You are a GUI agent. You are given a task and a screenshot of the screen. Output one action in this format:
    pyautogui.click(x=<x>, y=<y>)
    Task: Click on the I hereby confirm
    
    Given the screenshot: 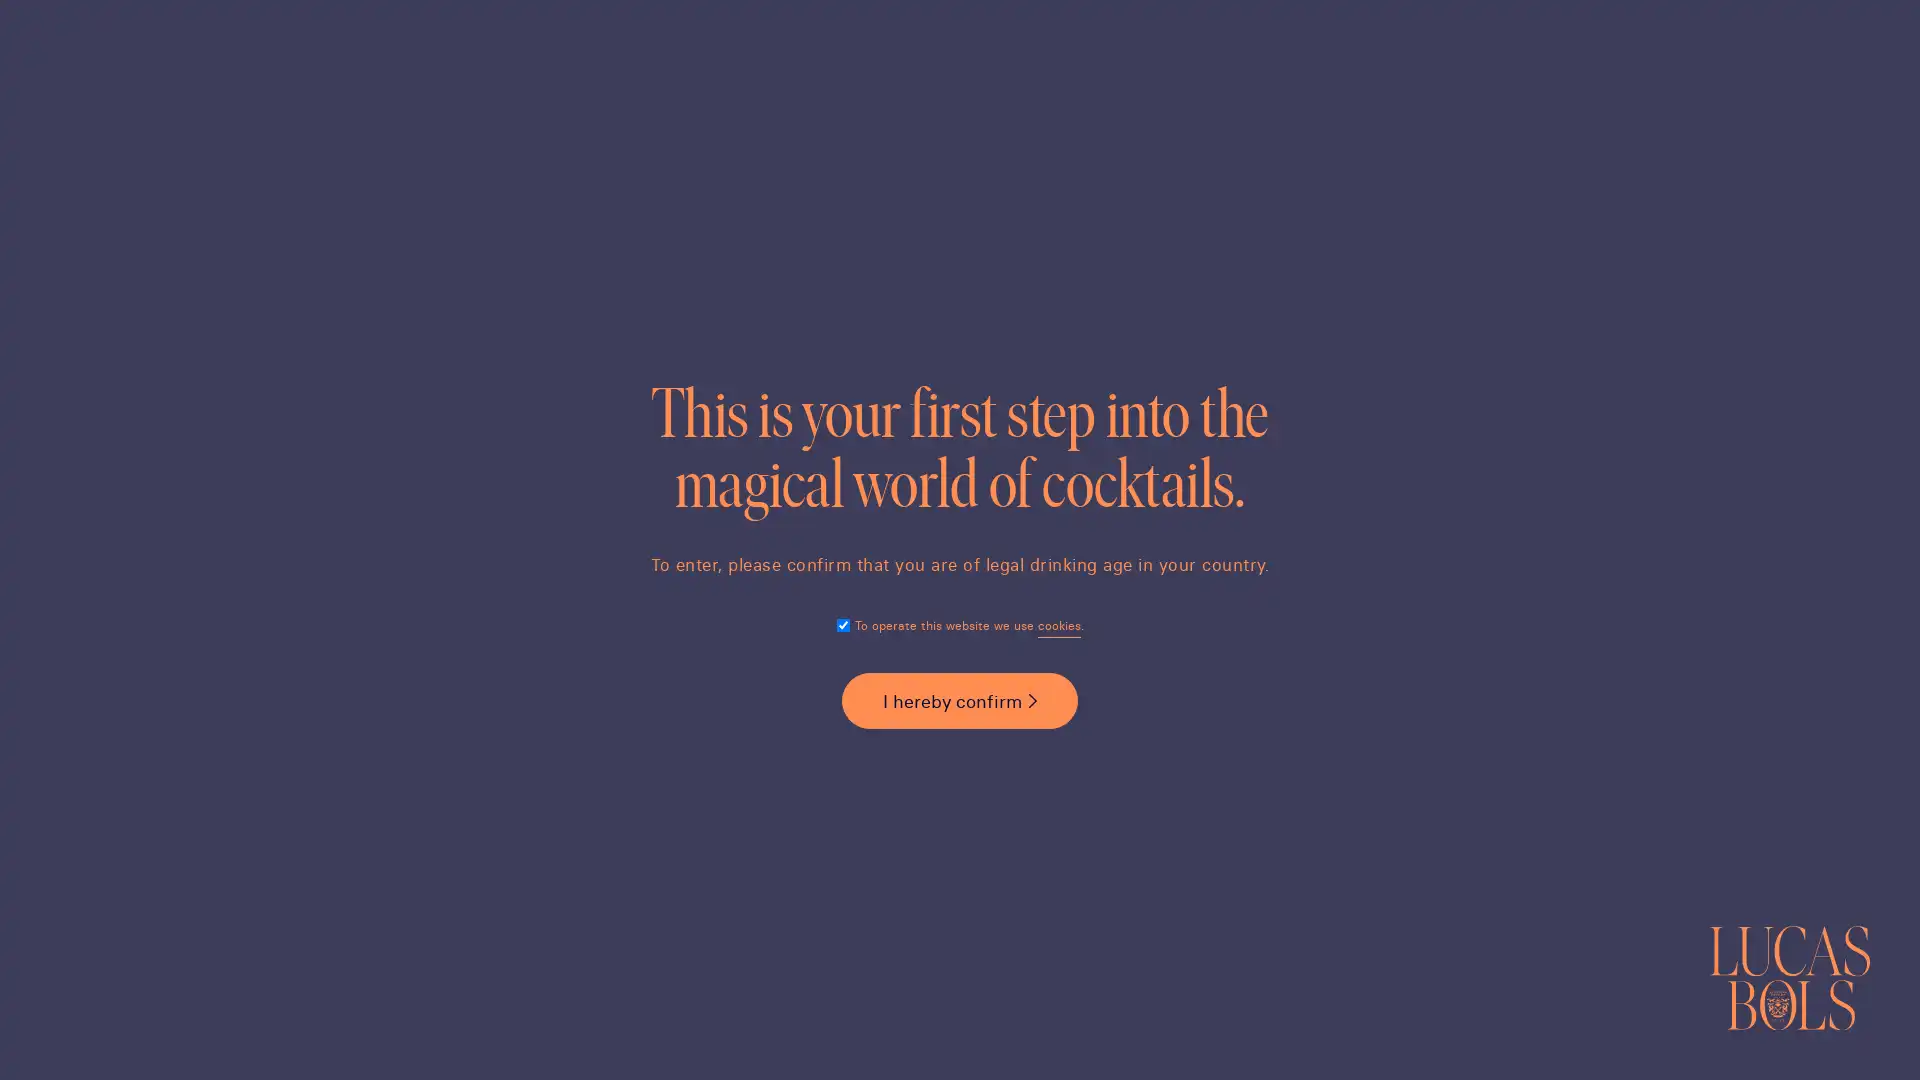 What is the action you would take?
    pyautogui.click(x=960, y=700)
    